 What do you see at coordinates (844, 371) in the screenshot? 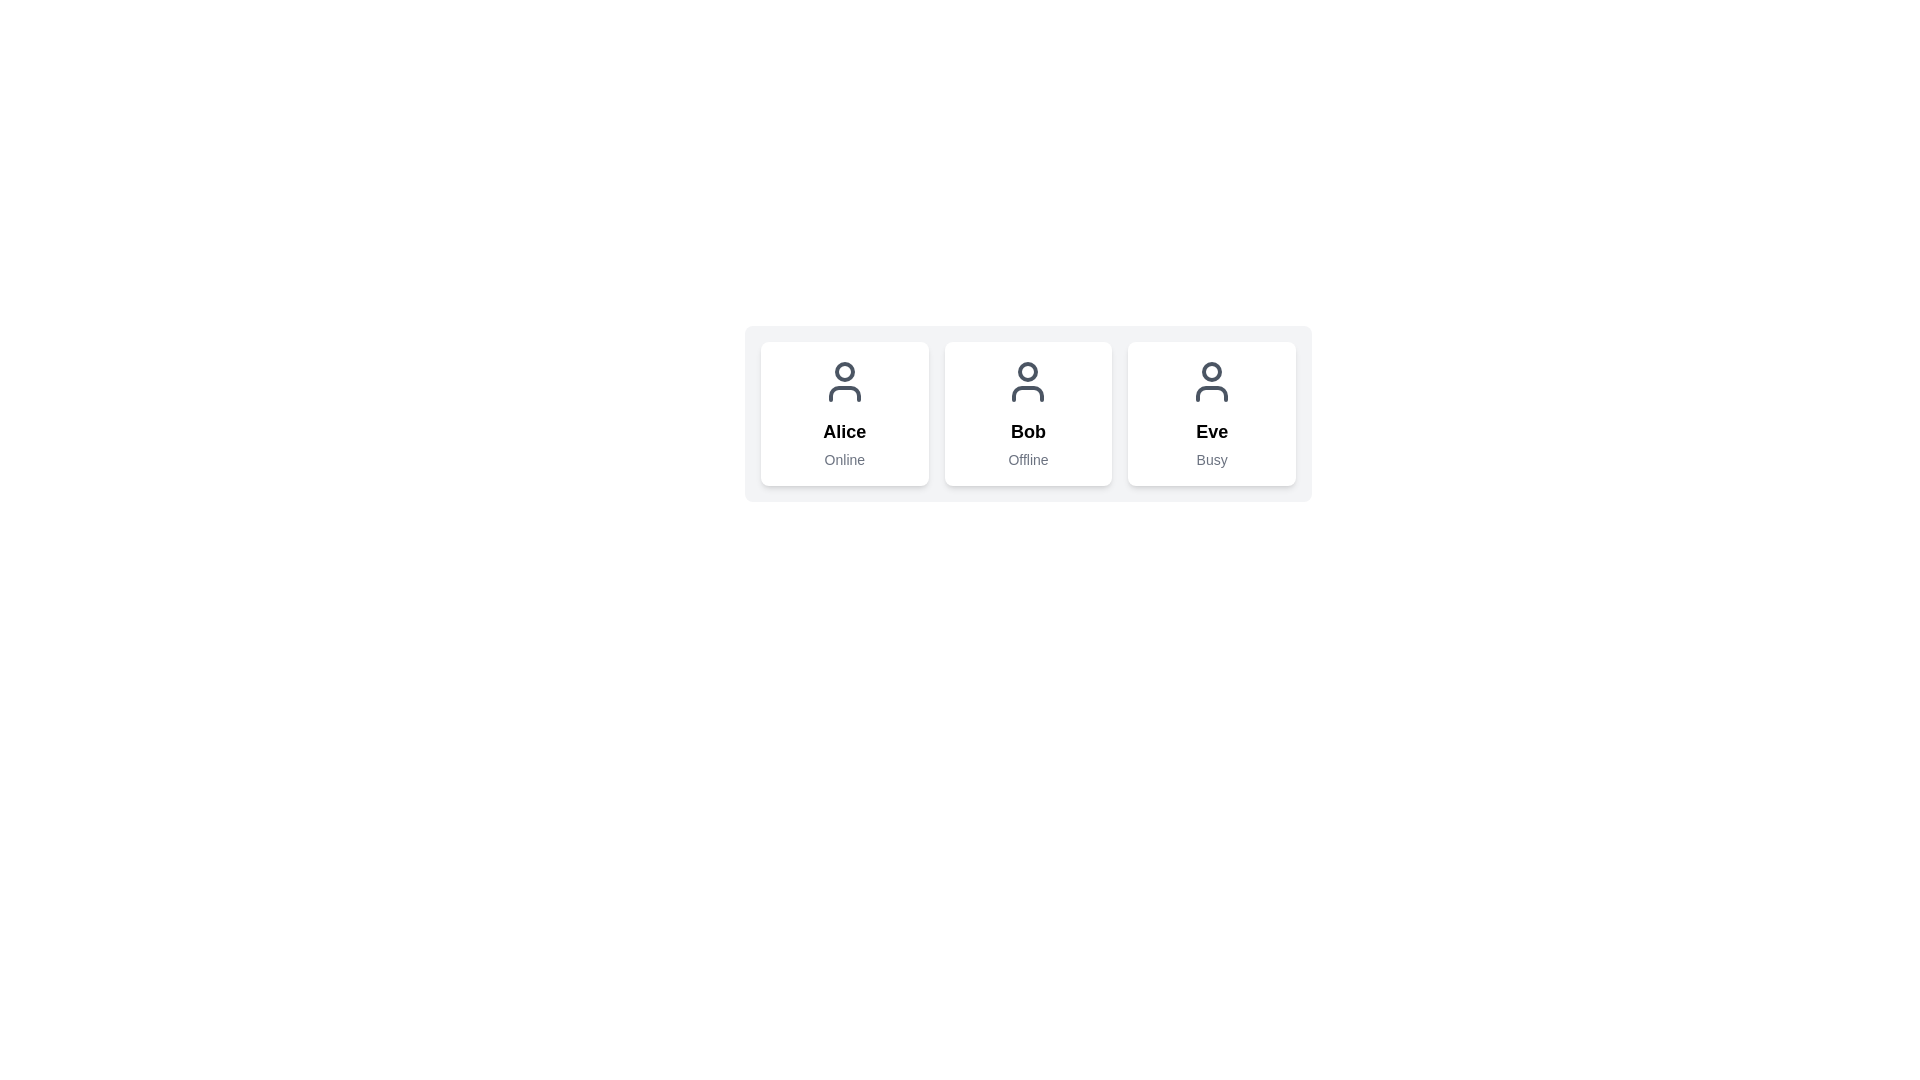
I see `the circular graphical element representing the user's profile image within the first card of a horizontal set of user cards` at bounding box center [844, 371].